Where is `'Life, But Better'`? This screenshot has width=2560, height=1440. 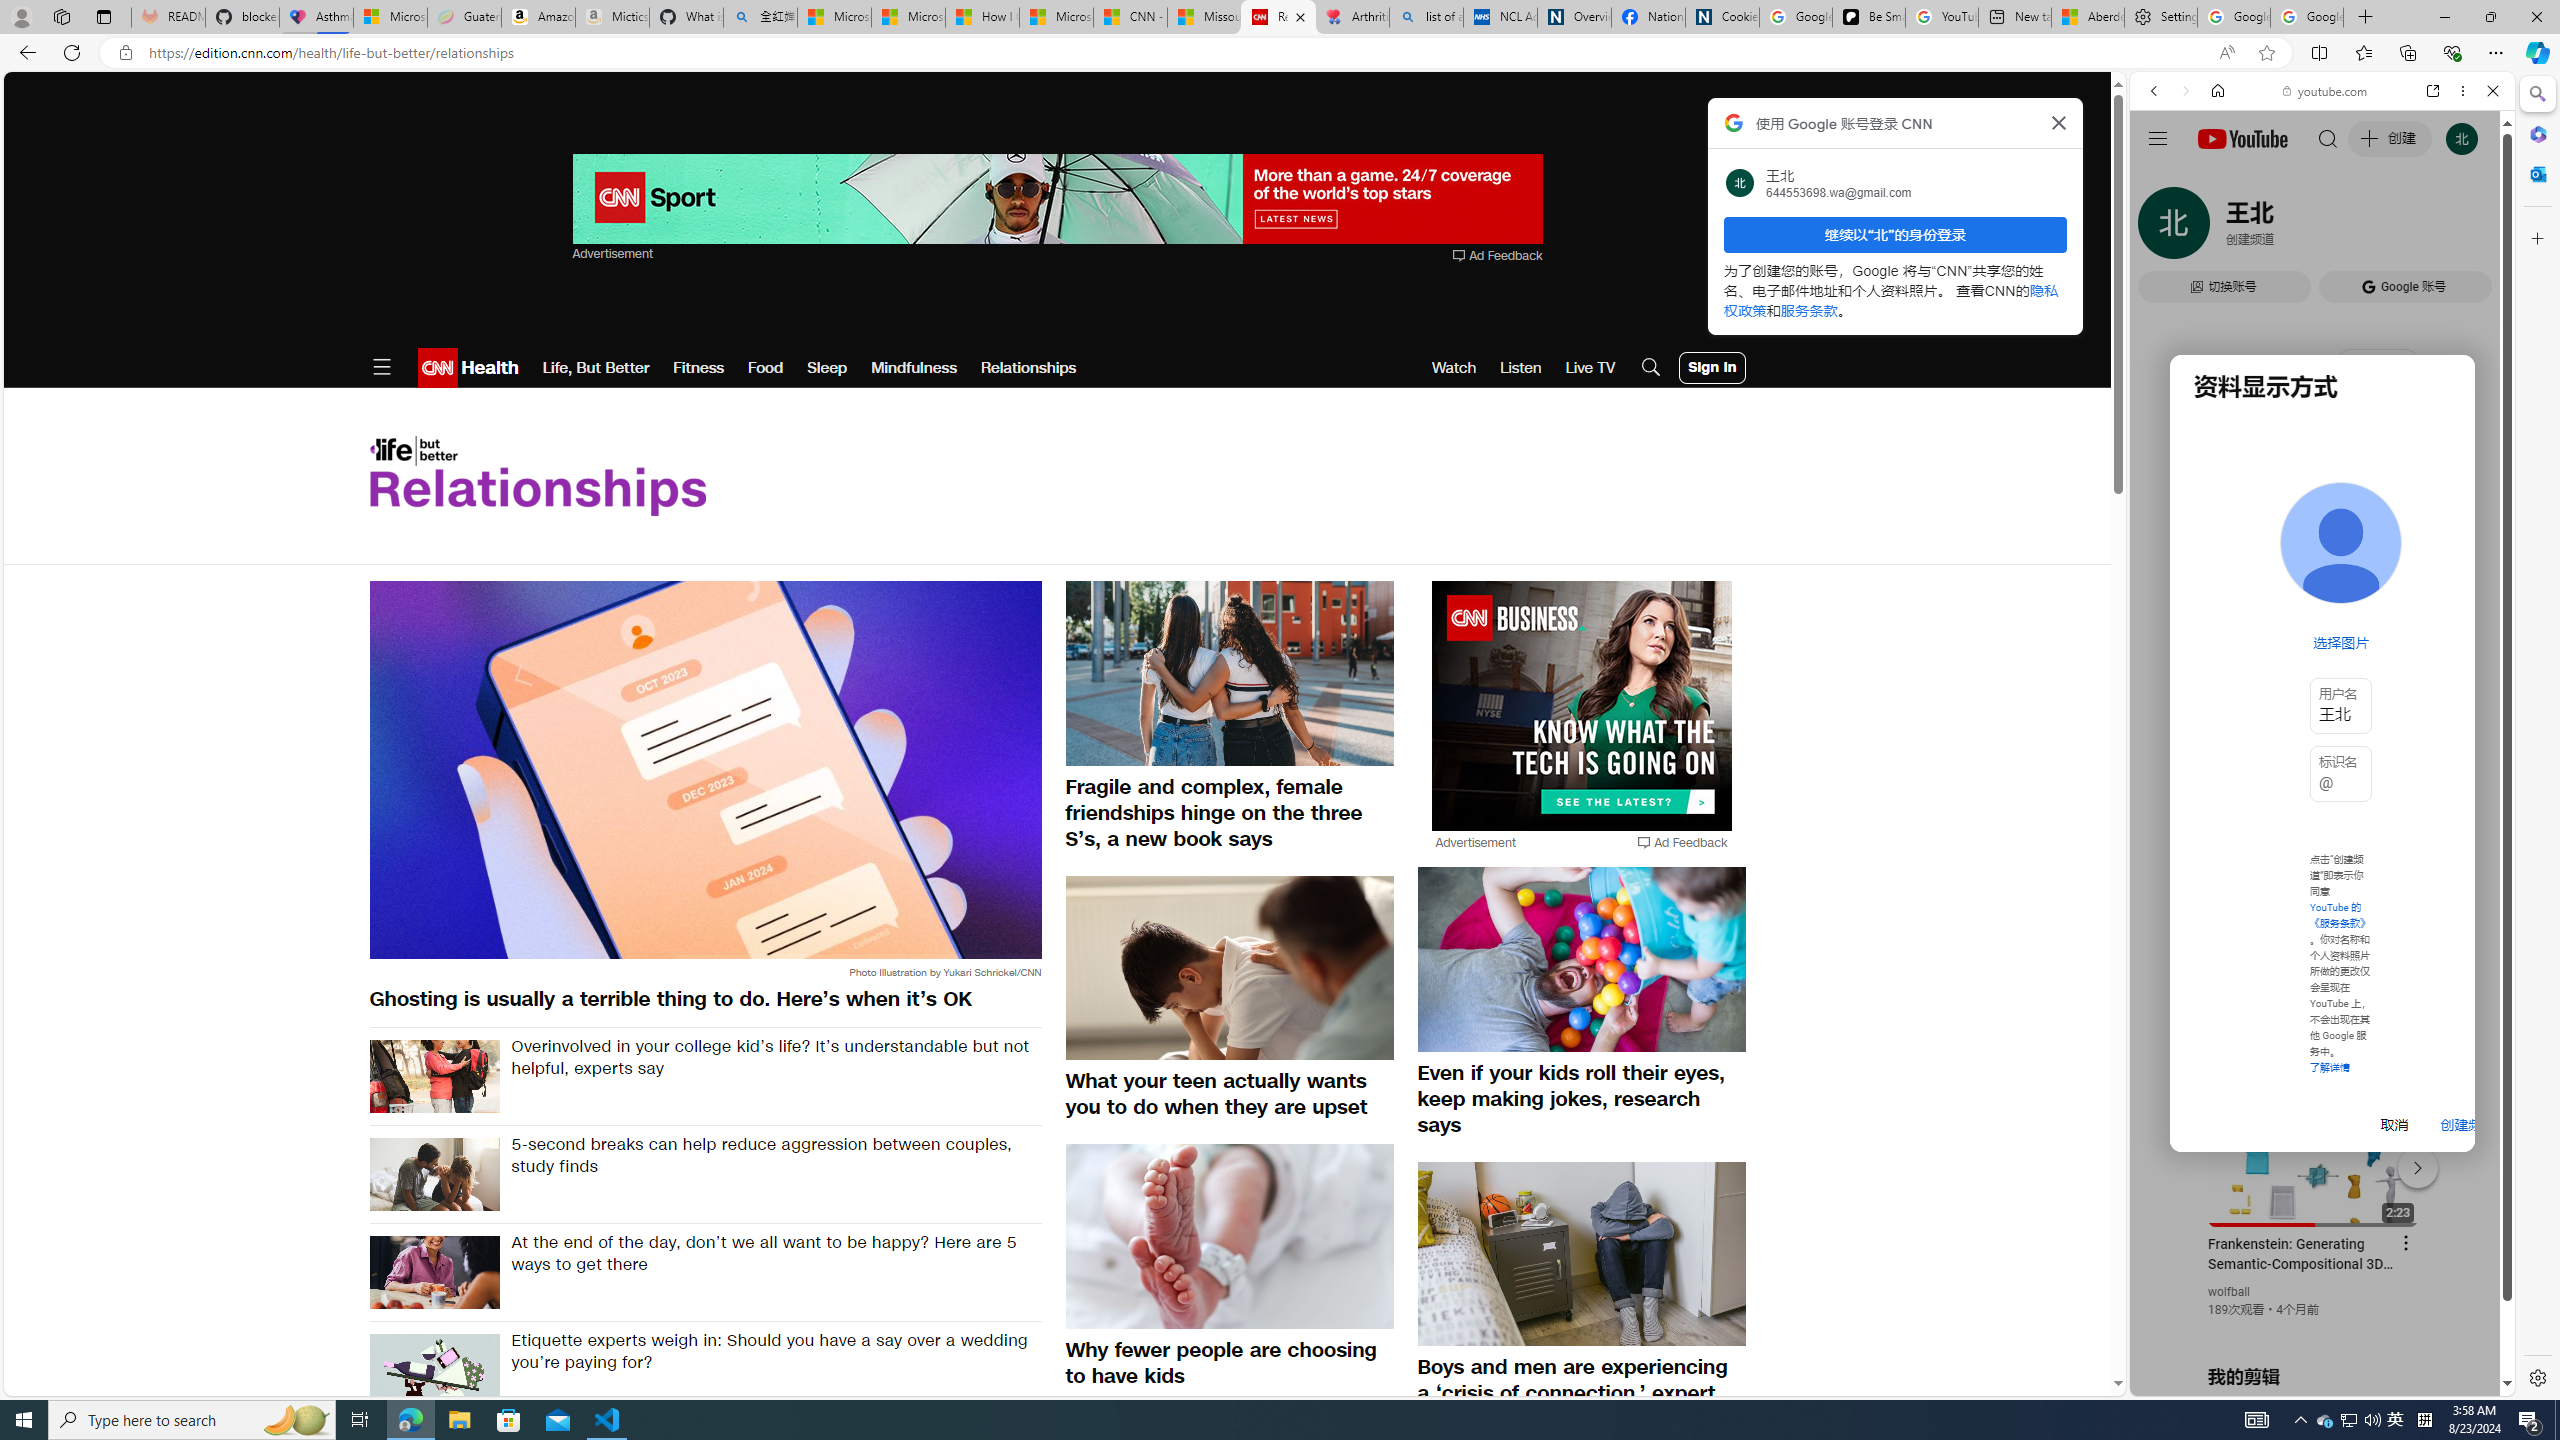 'Life, But Better' is located at coordinates (595, 367).